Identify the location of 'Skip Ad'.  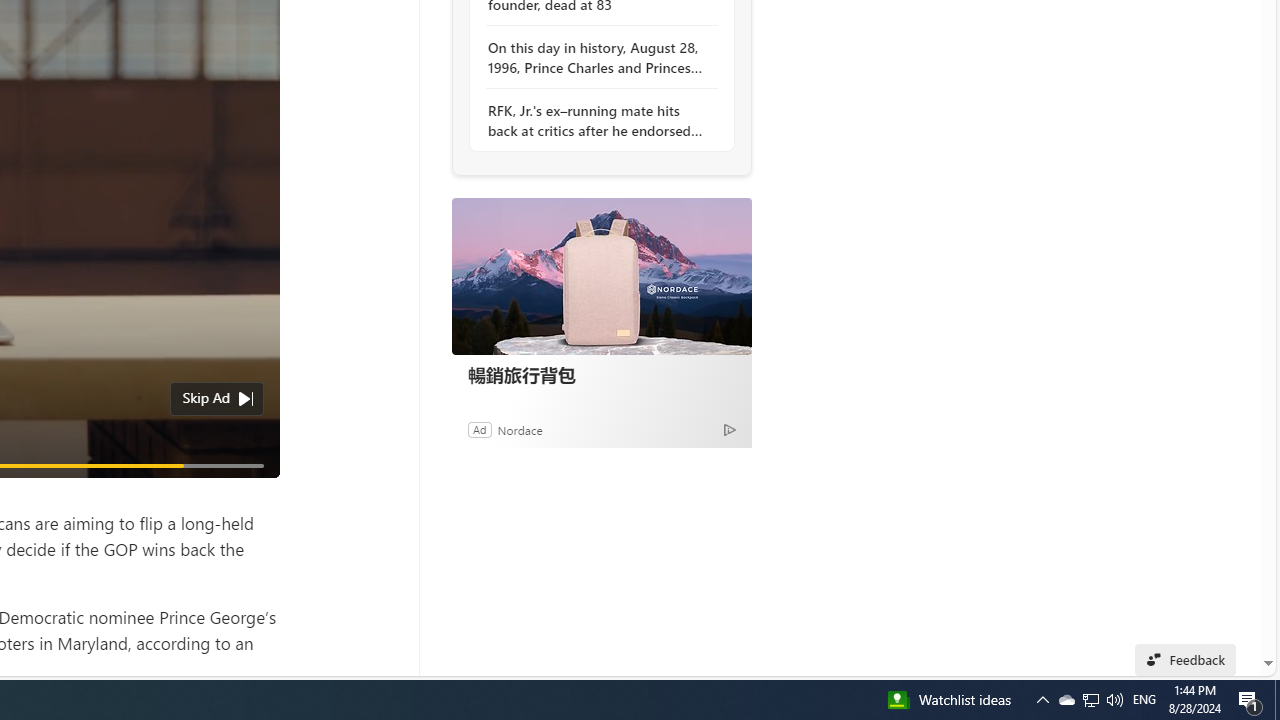
(206, 398).